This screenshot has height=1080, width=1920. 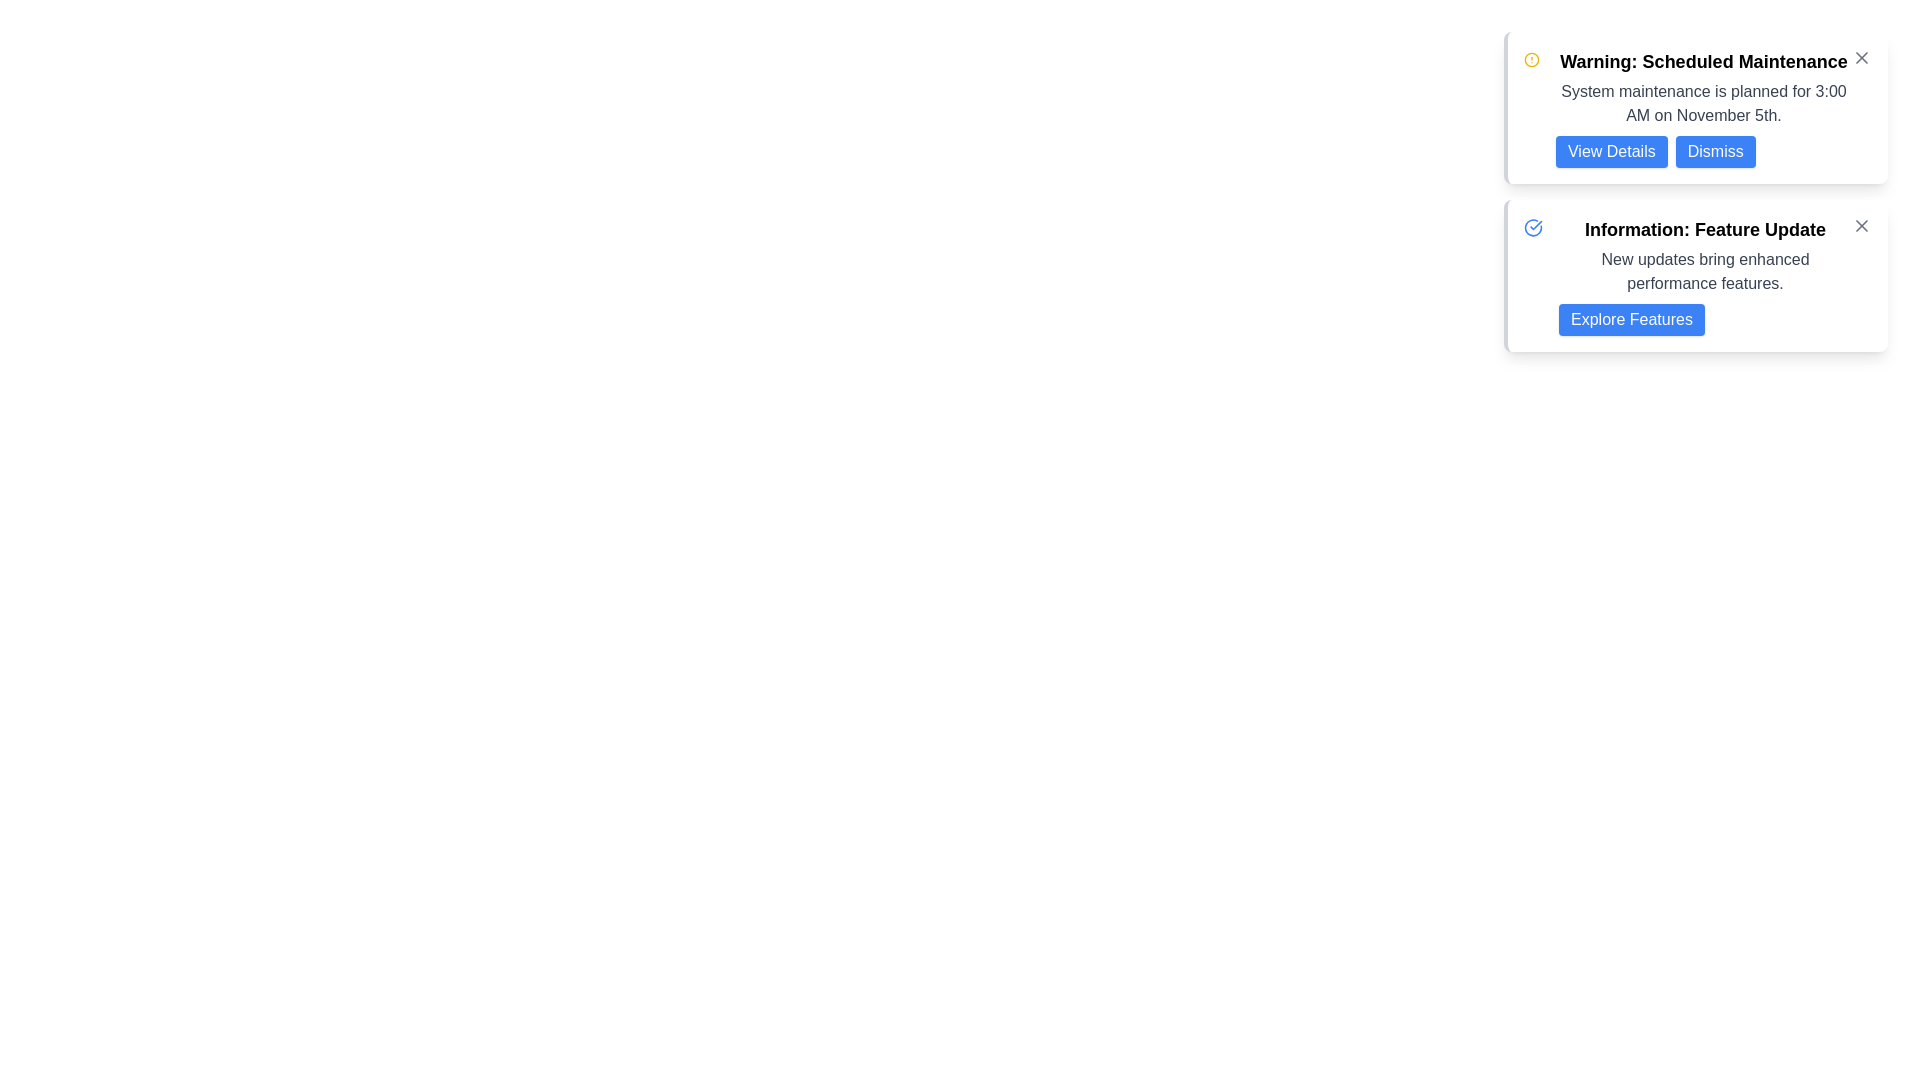 I want to click on the button that invites users, so click(x=1704, y=319).